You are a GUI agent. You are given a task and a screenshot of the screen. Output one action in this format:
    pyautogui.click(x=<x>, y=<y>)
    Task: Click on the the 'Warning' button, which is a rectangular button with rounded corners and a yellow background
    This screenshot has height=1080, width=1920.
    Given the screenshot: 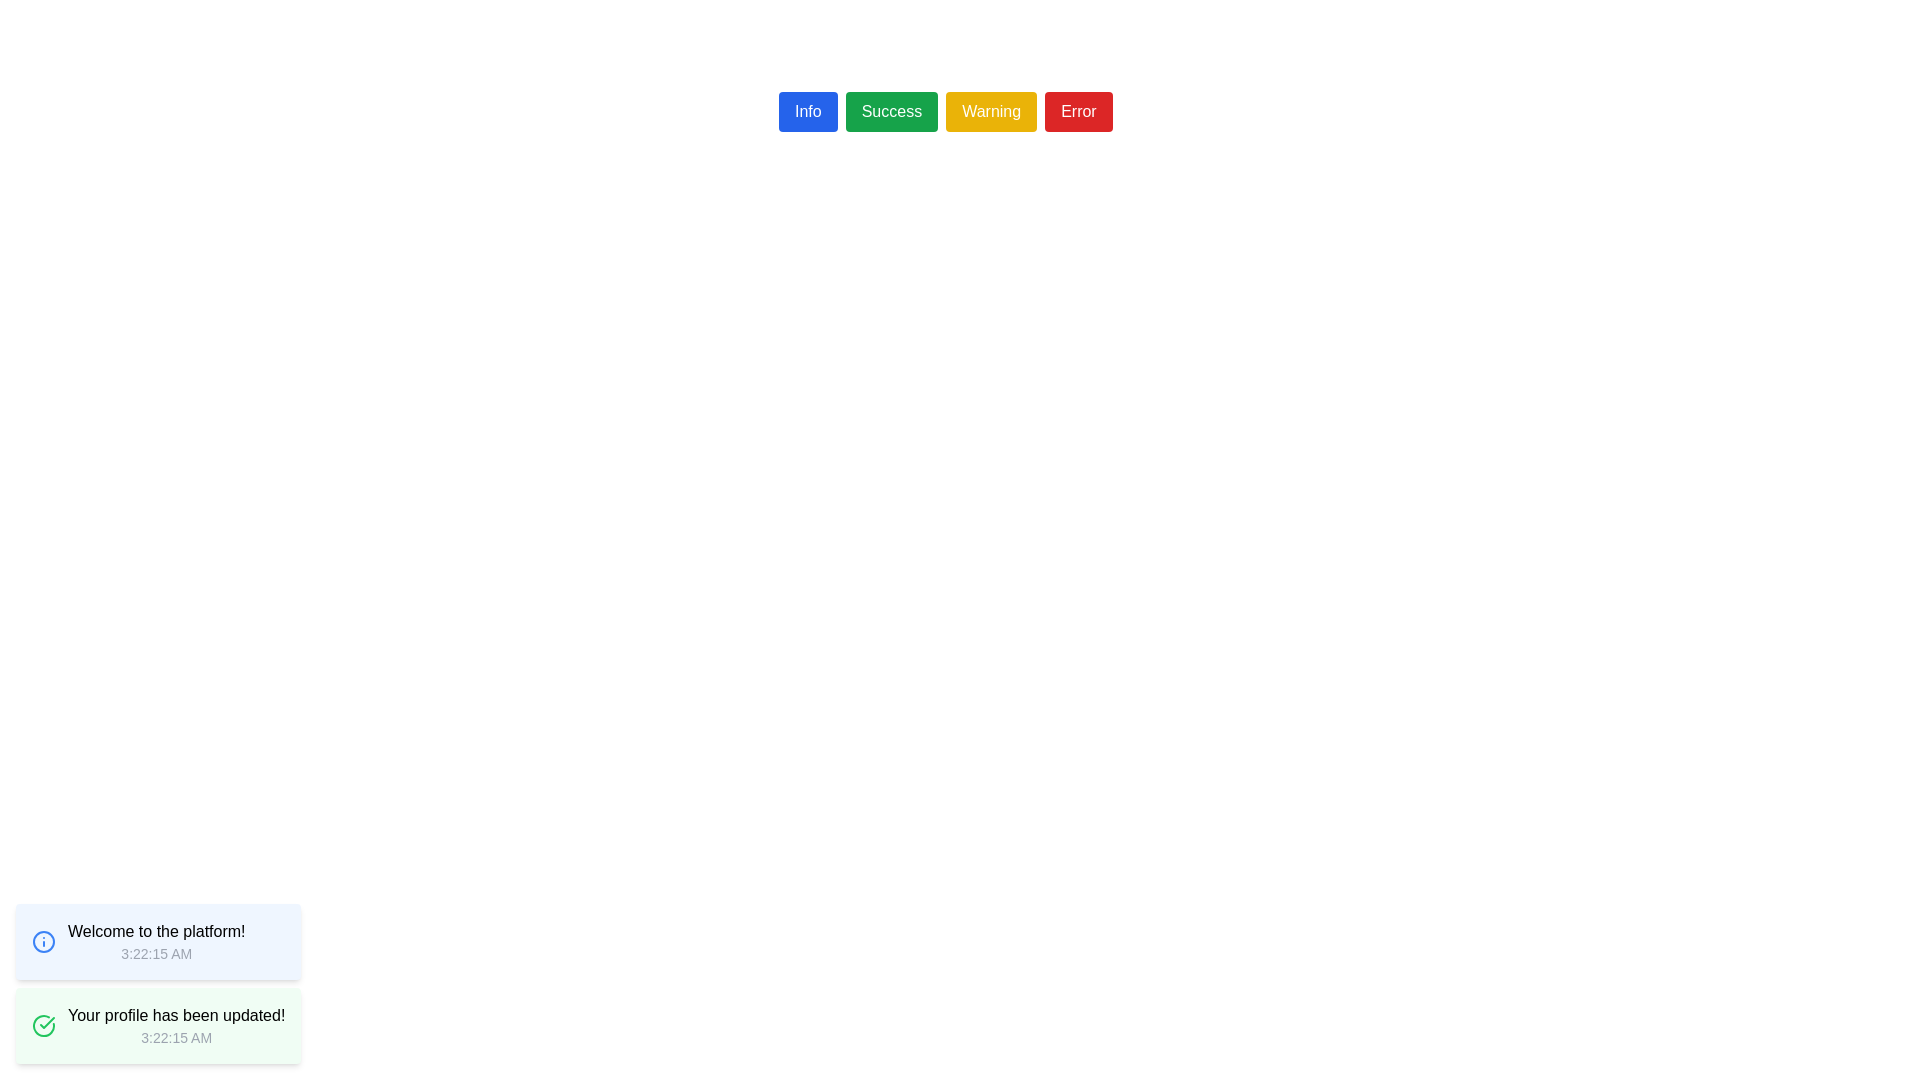 What is the action you would take?
    pyautogui.click(x=991, y=111)
    